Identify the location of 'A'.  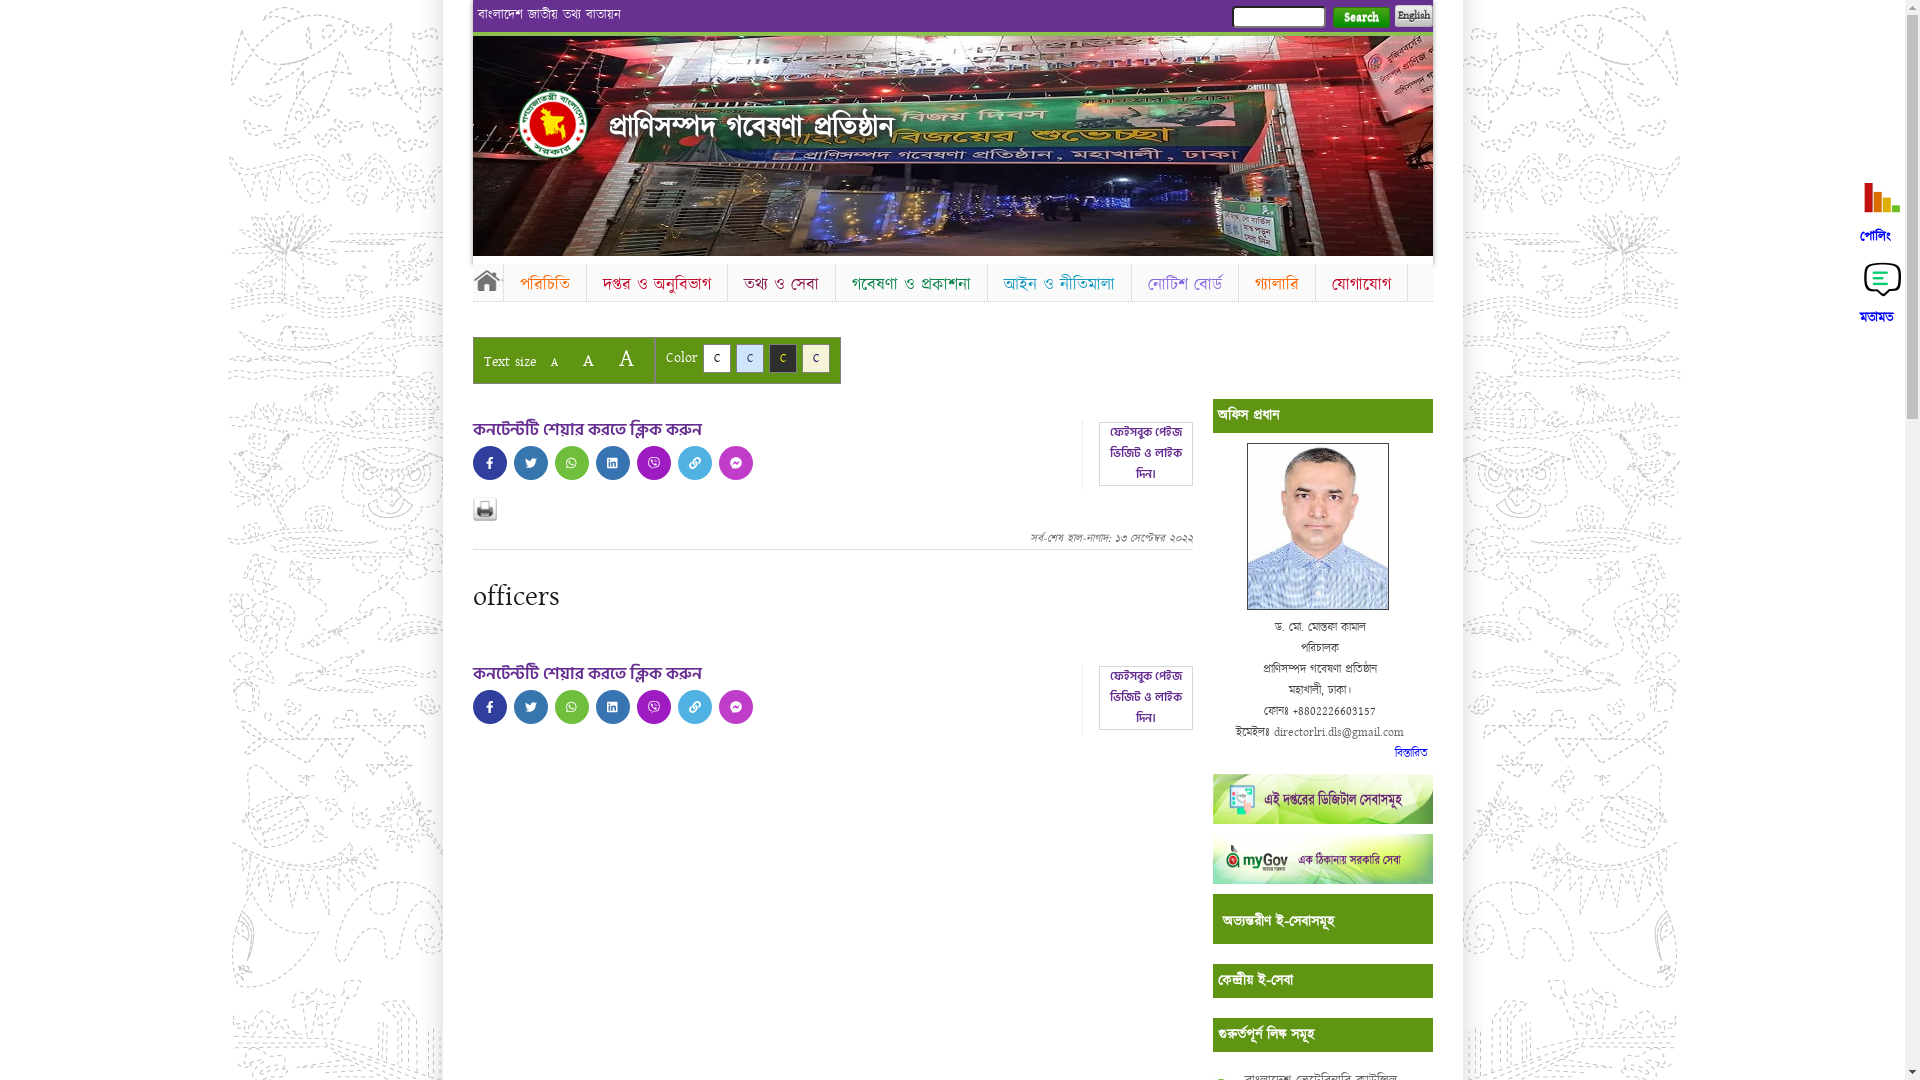
(570, 360).